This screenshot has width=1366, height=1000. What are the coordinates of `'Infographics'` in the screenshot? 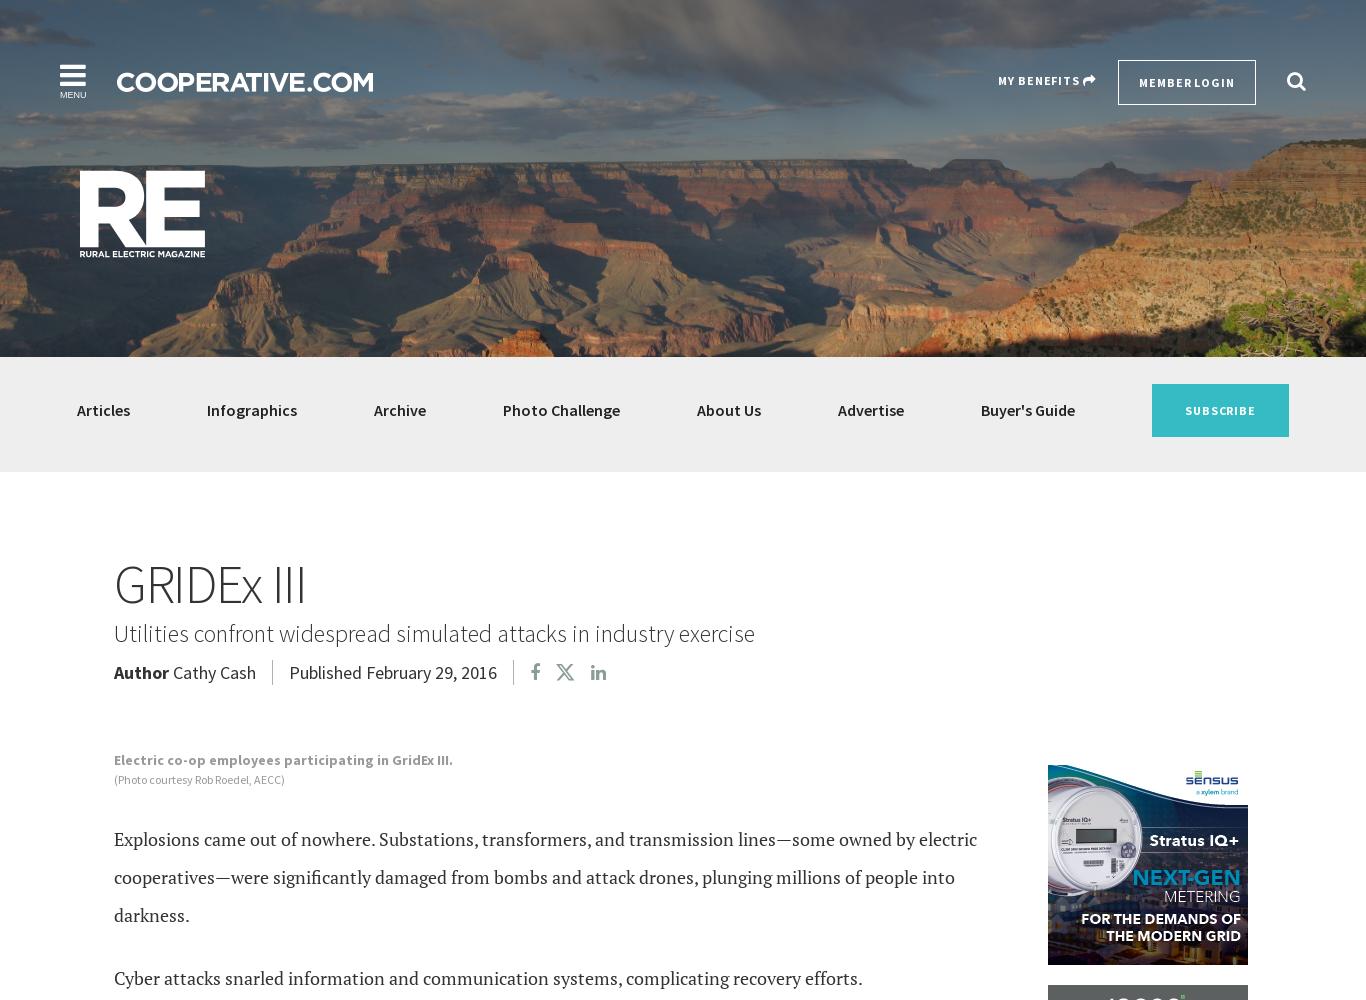 It's located at (252, 410).